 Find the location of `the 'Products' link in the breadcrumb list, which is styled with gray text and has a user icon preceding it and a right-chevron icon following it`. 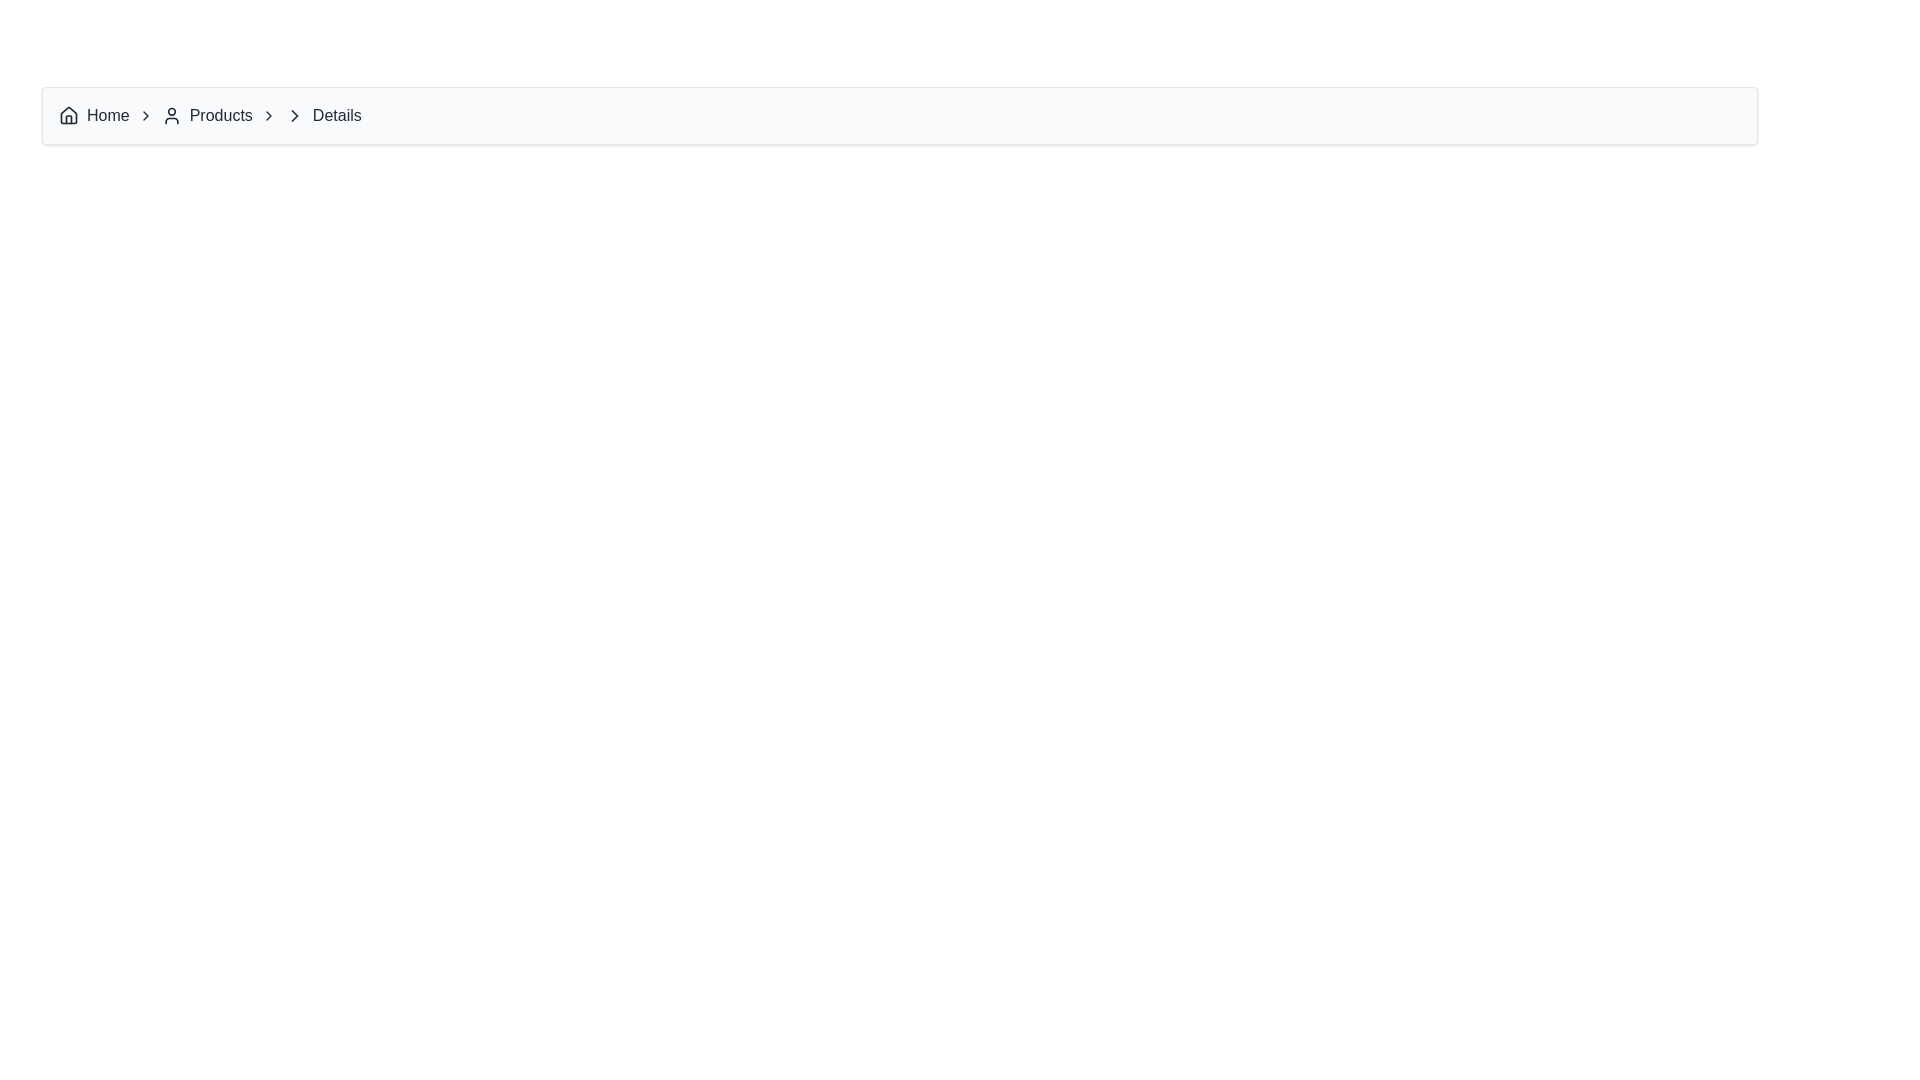

the 'Products' link in the breadcrumb list, which is styled with gray text and has a user icon preceding it and a right-chevron icon following it is located at coordinates (219, 115).